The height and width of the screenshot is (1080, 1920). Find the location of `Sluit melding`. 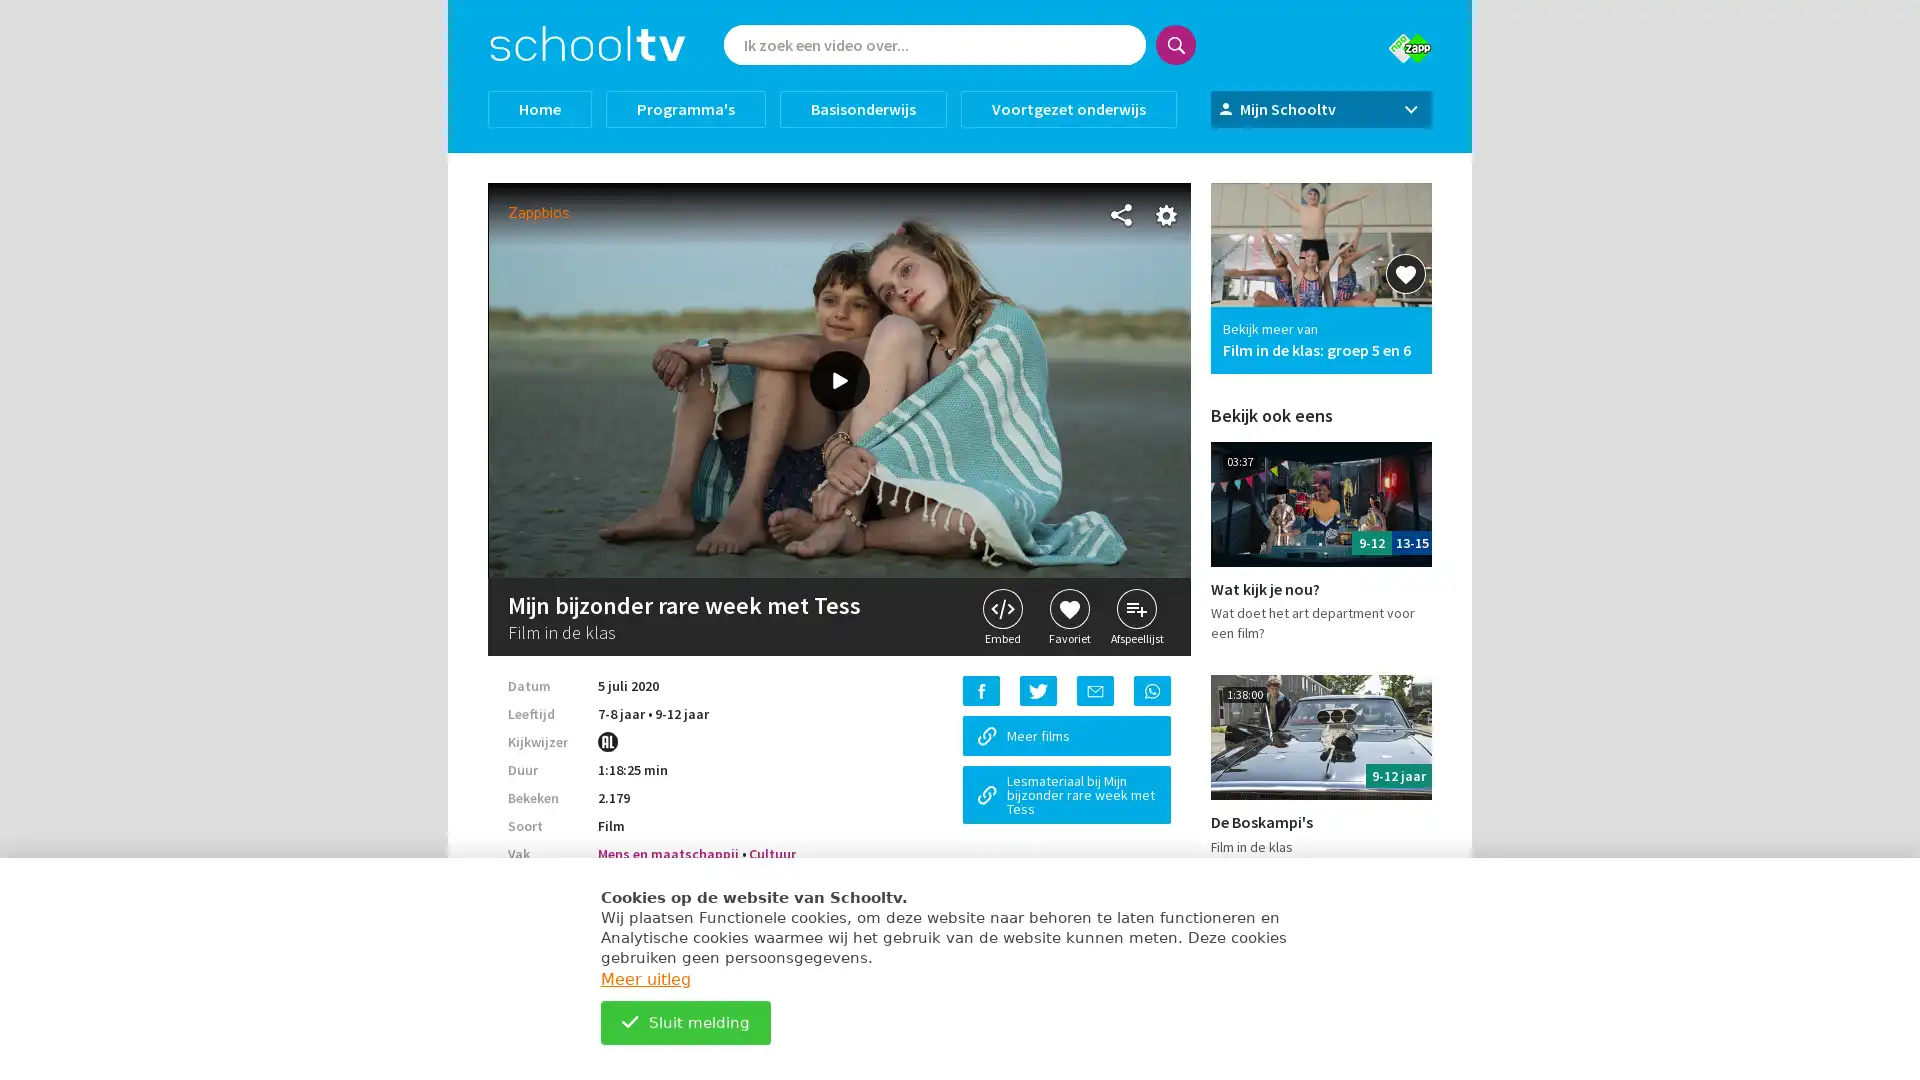

Sluit melding is located at coordinates (685, 1022).